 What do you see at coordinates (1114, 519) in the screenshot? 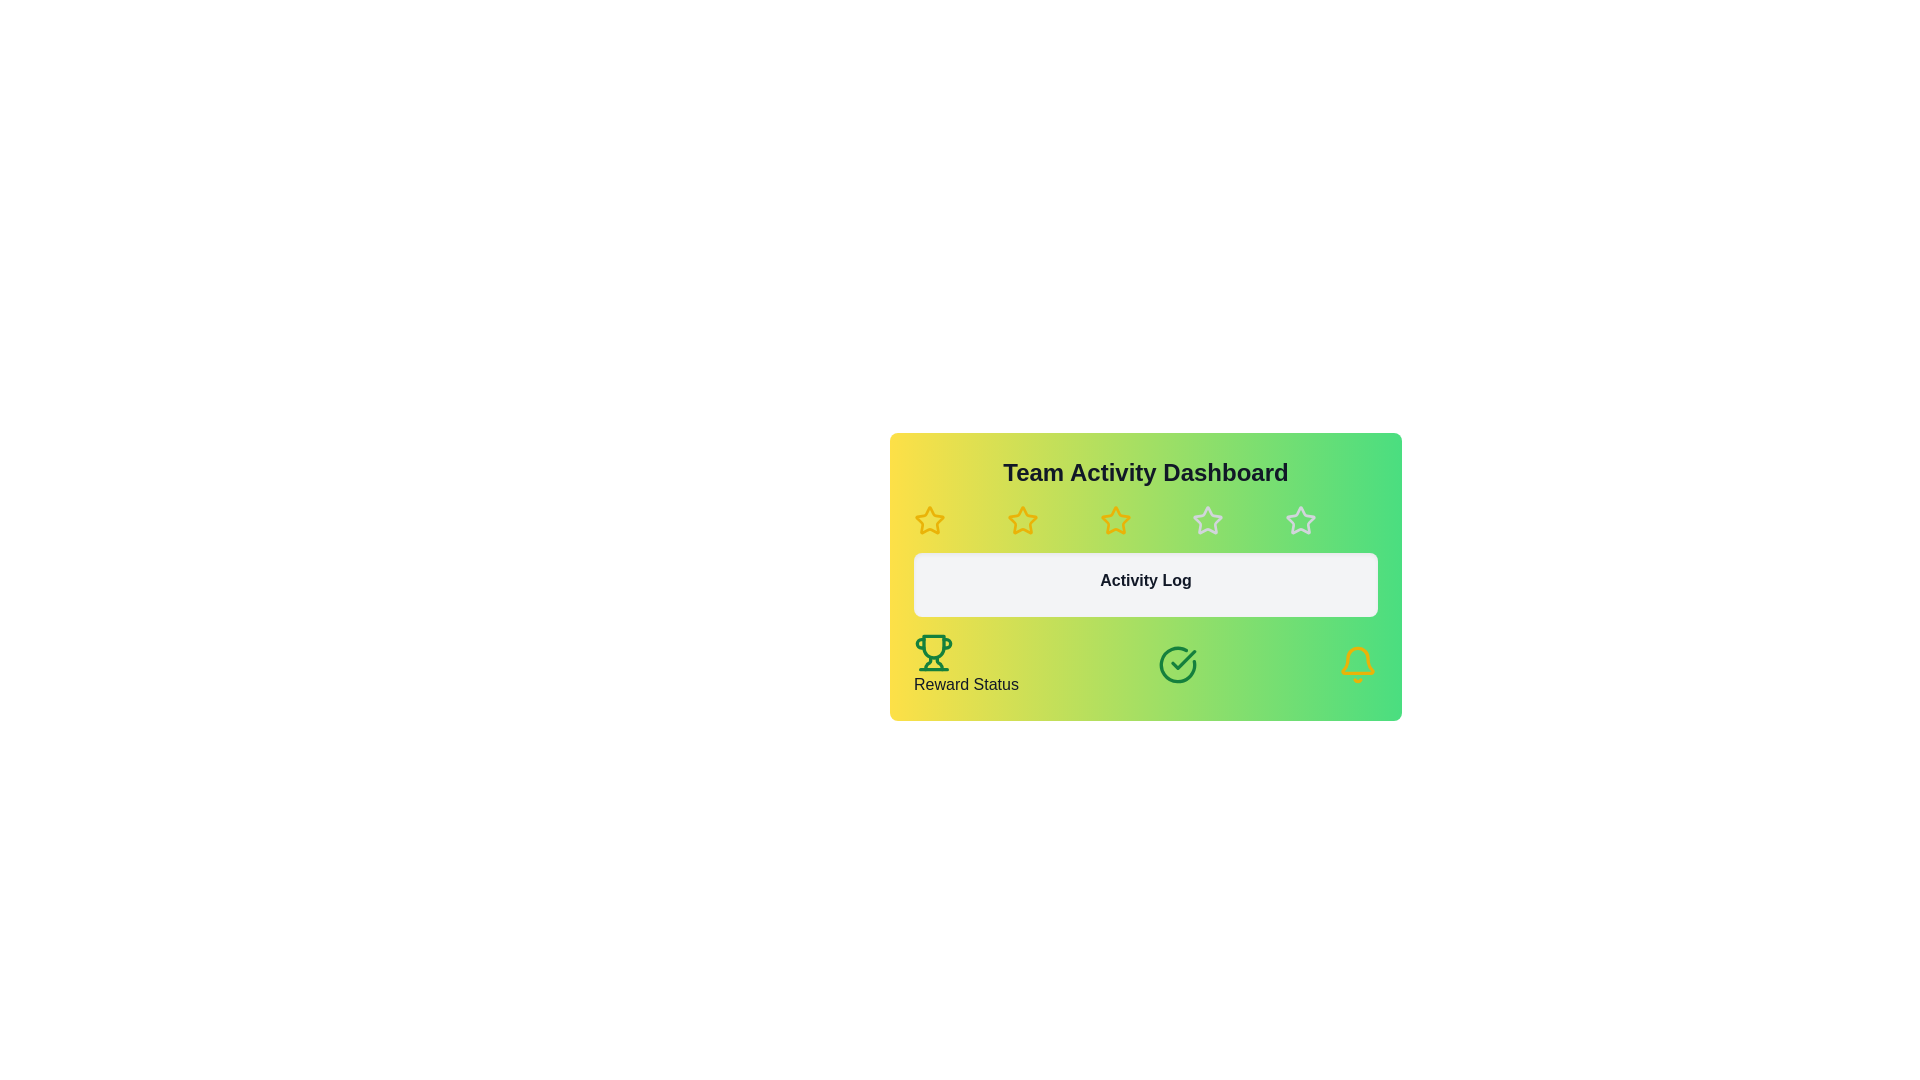
I see `the third star icon from the left in the horizontal row of five stars located beneath the 'Team Activity Dashboard' title` at bounding box center [1114, 519].